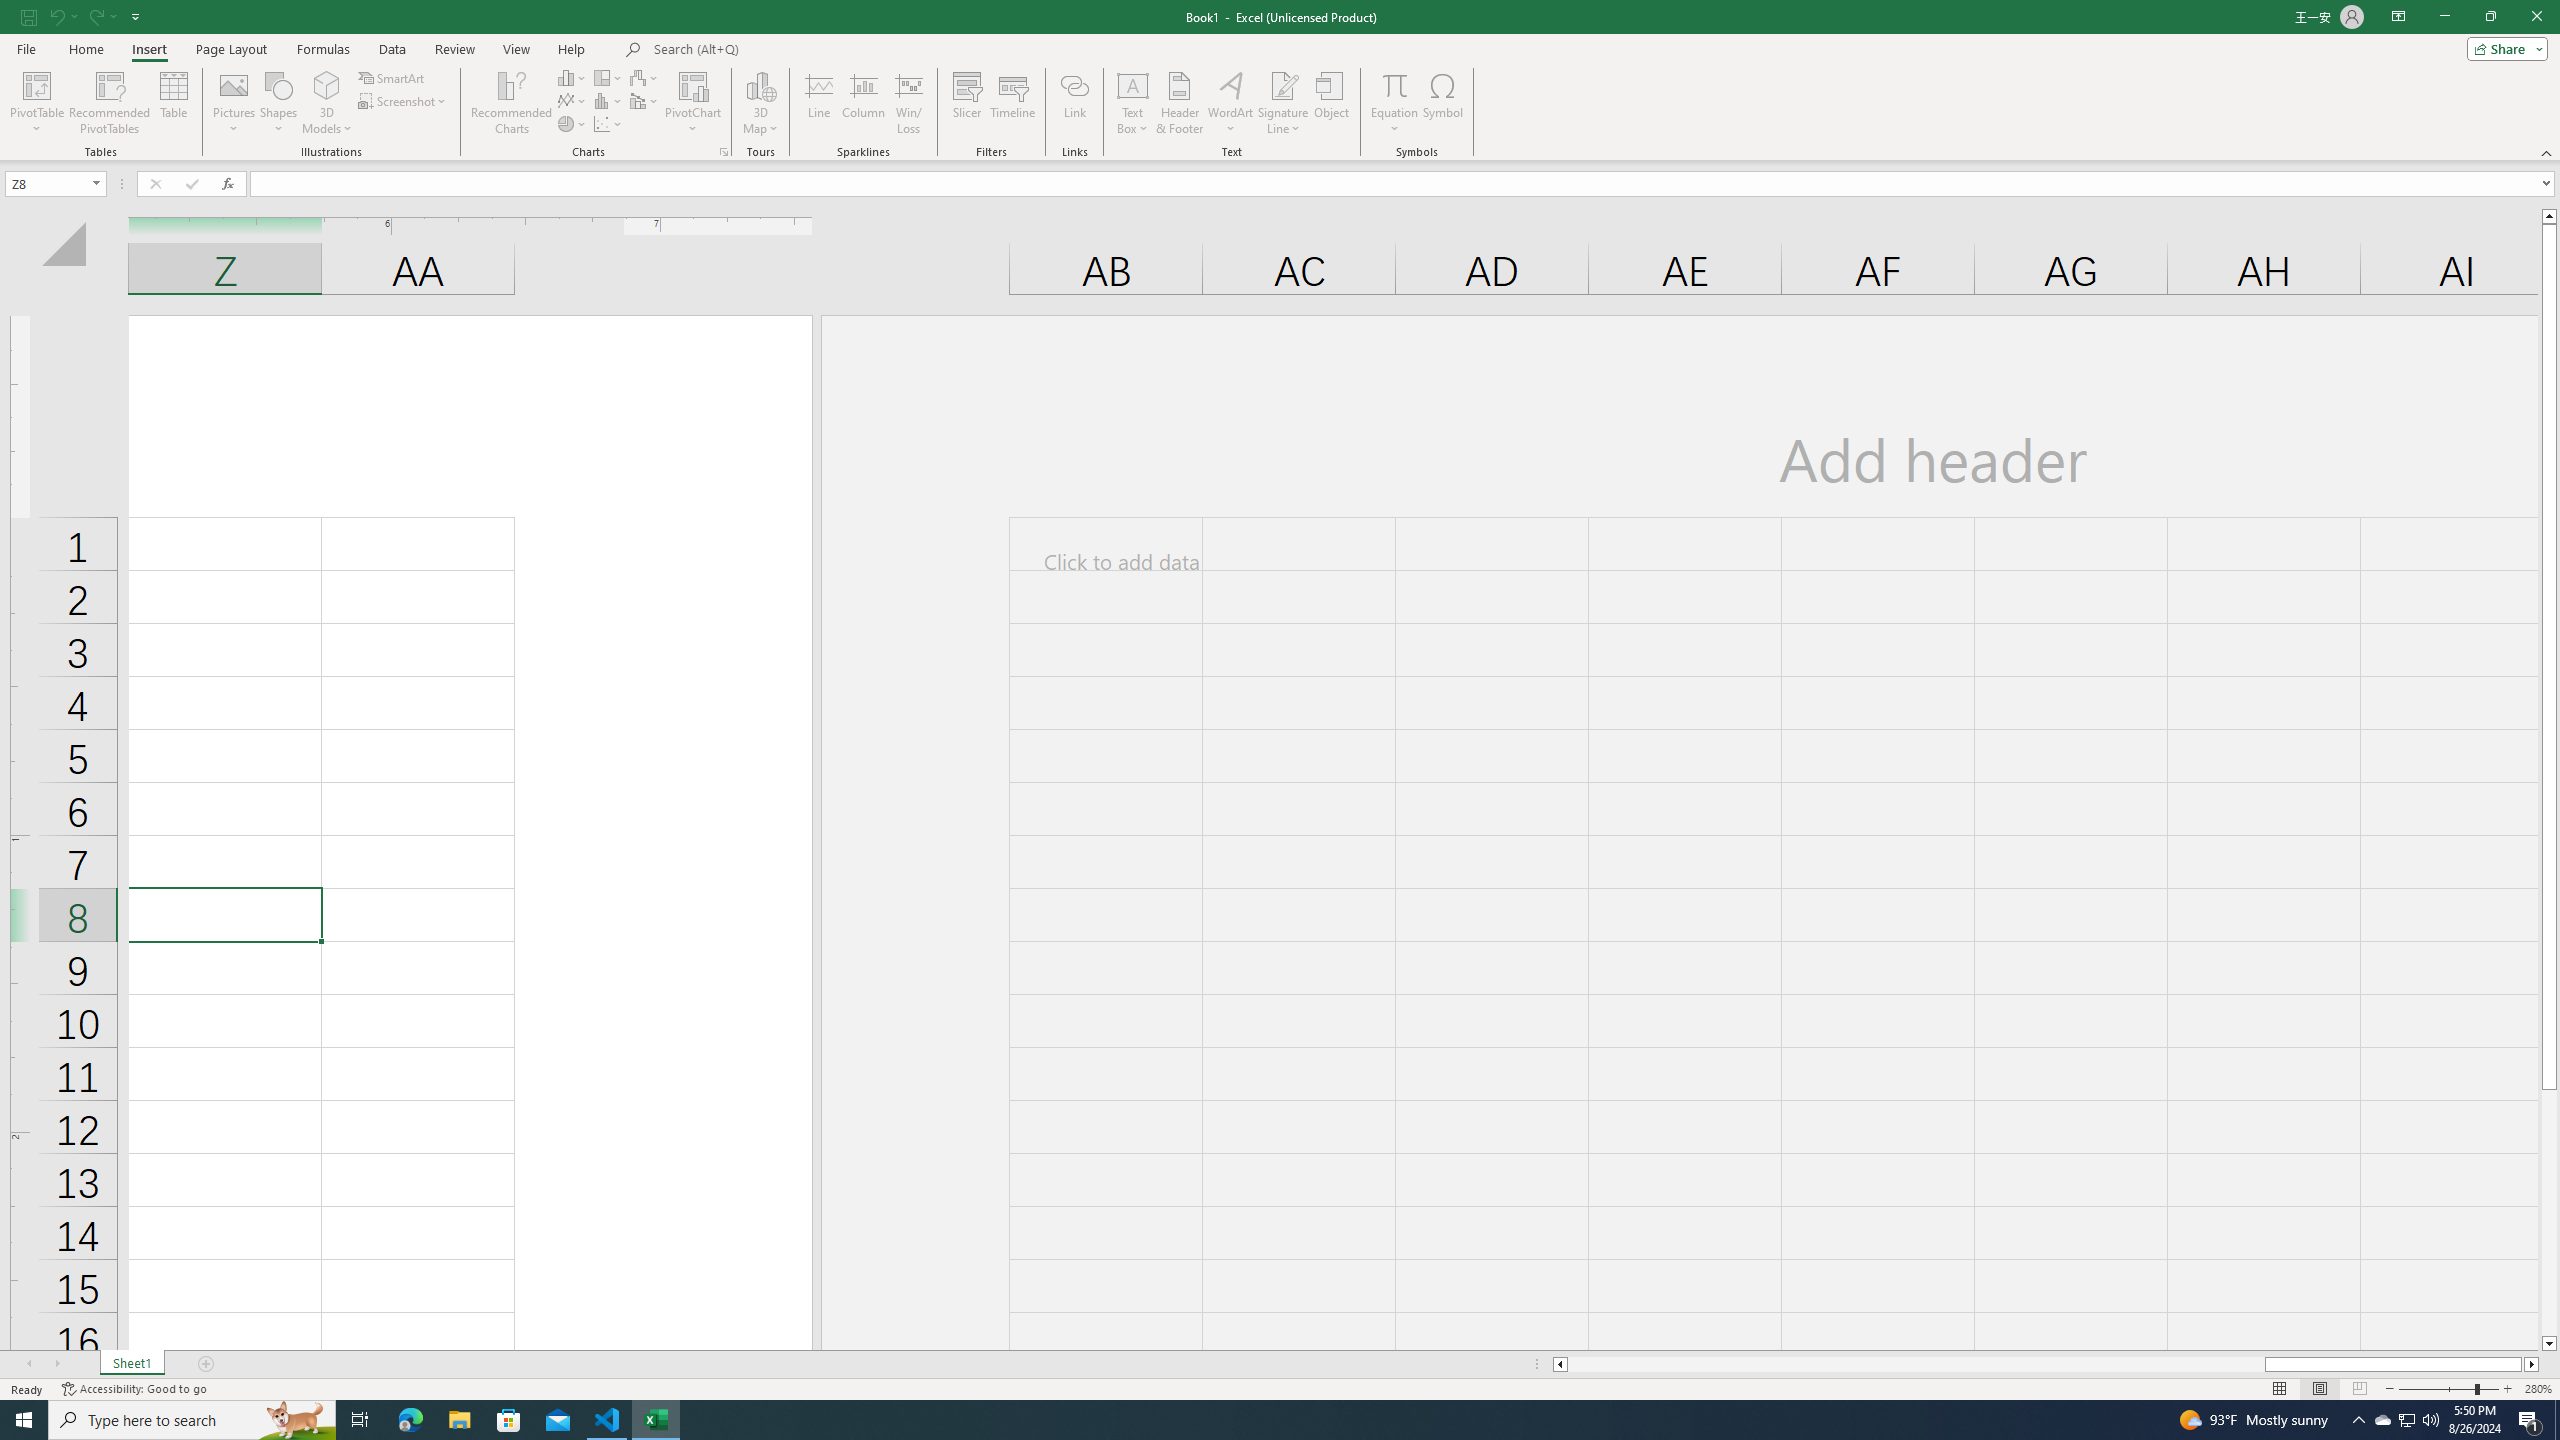 Image resolution: width=2560 pixels, height=1440 pixels. What do you see at coordinates (326, 103) in the screenshot?
I see `'3D Models'` at bounding box center [326, 103].